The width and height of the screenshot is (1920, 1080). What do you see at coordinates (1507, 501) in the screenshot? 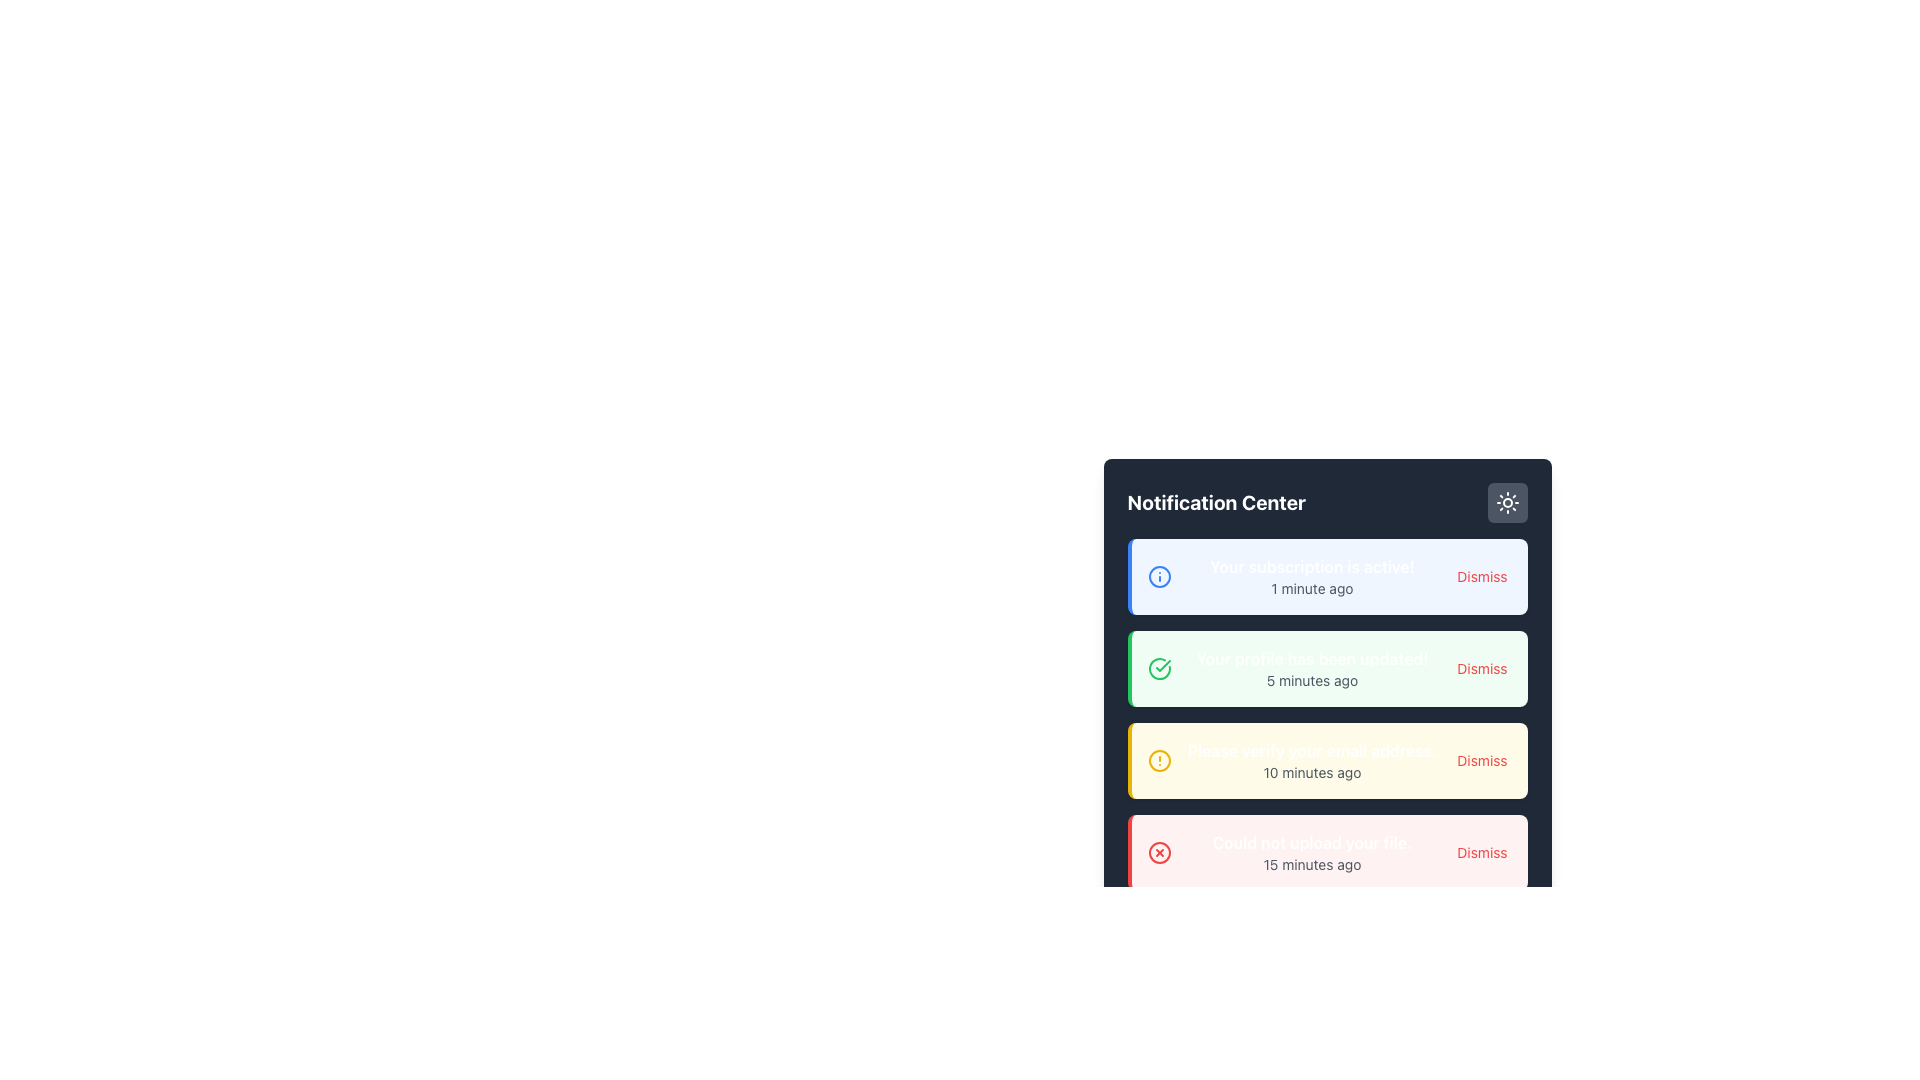
I see `the circular button with a stylized sun icon located in the upper-right corner of the 'Notification Center'` at bounding box center [1507, 501].